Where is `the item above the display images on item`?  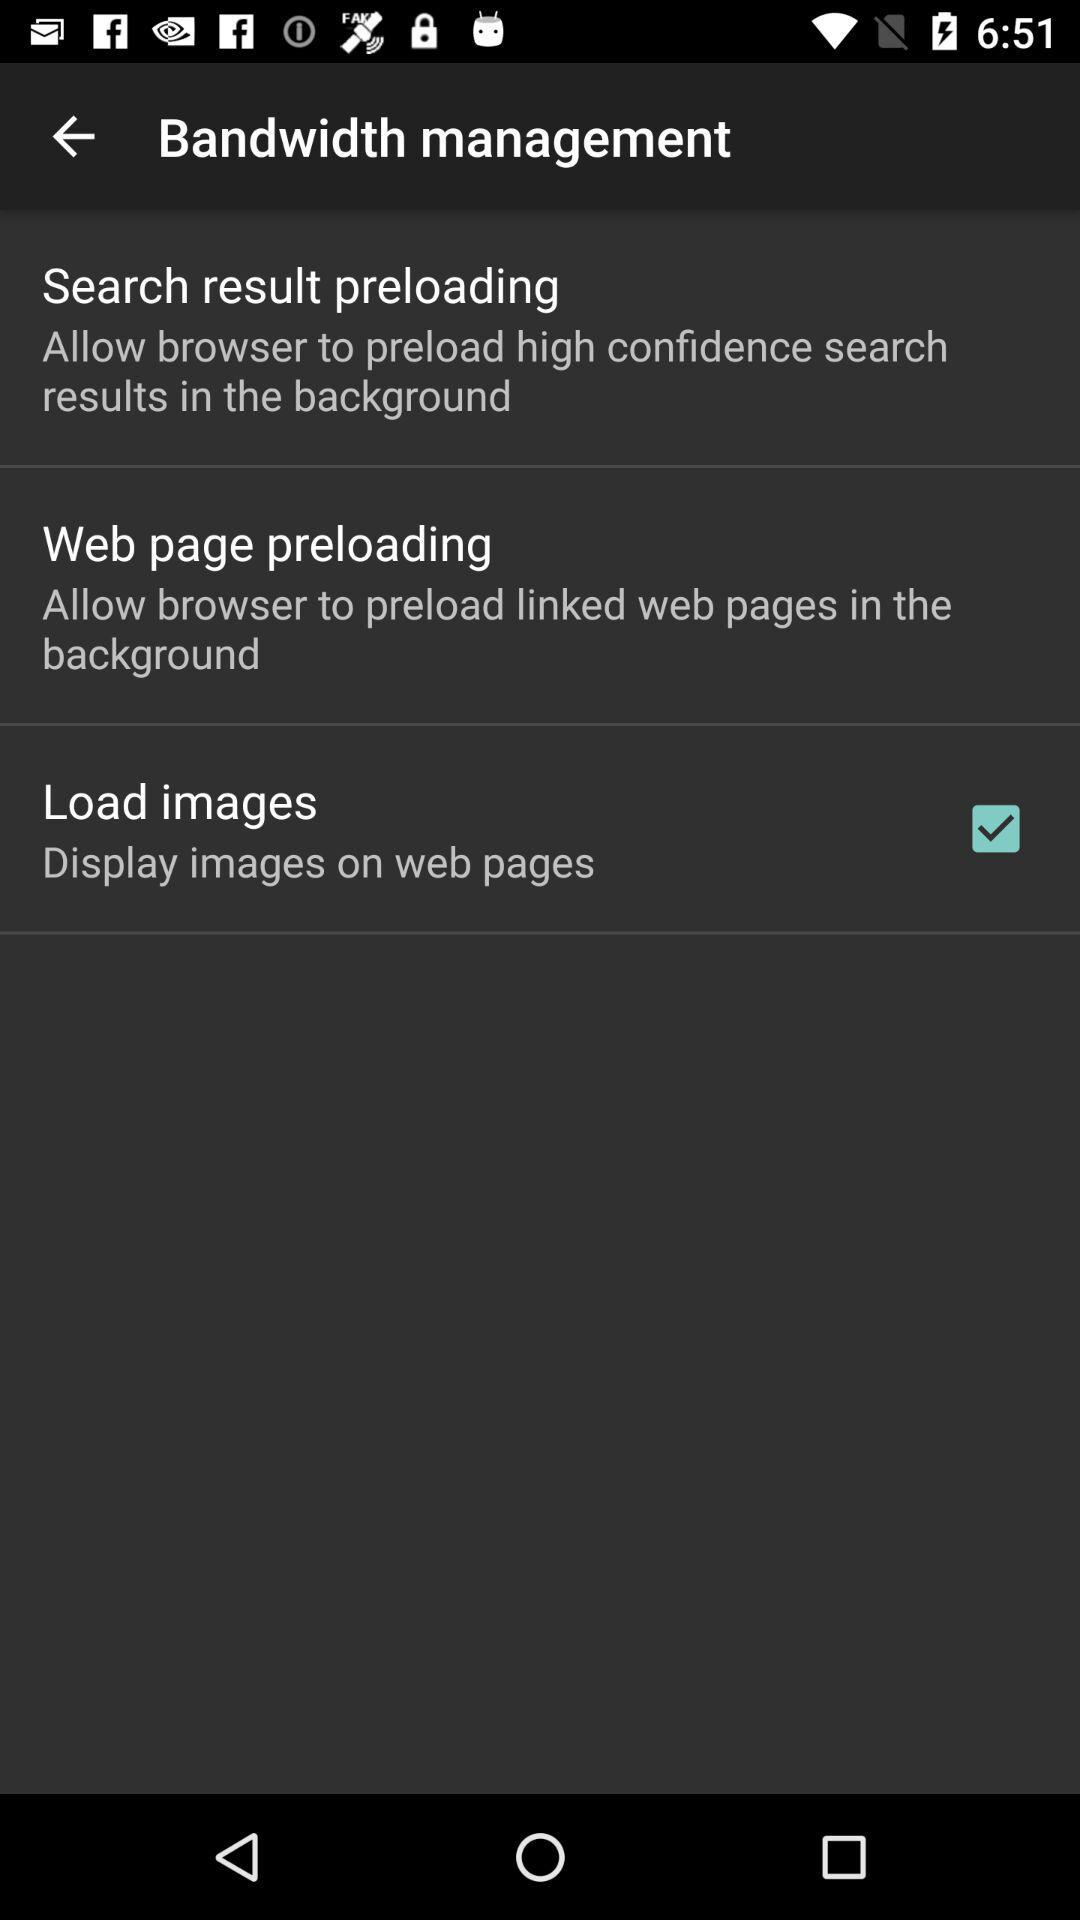
the item above the display images on item is located at coordinates (180, 800).